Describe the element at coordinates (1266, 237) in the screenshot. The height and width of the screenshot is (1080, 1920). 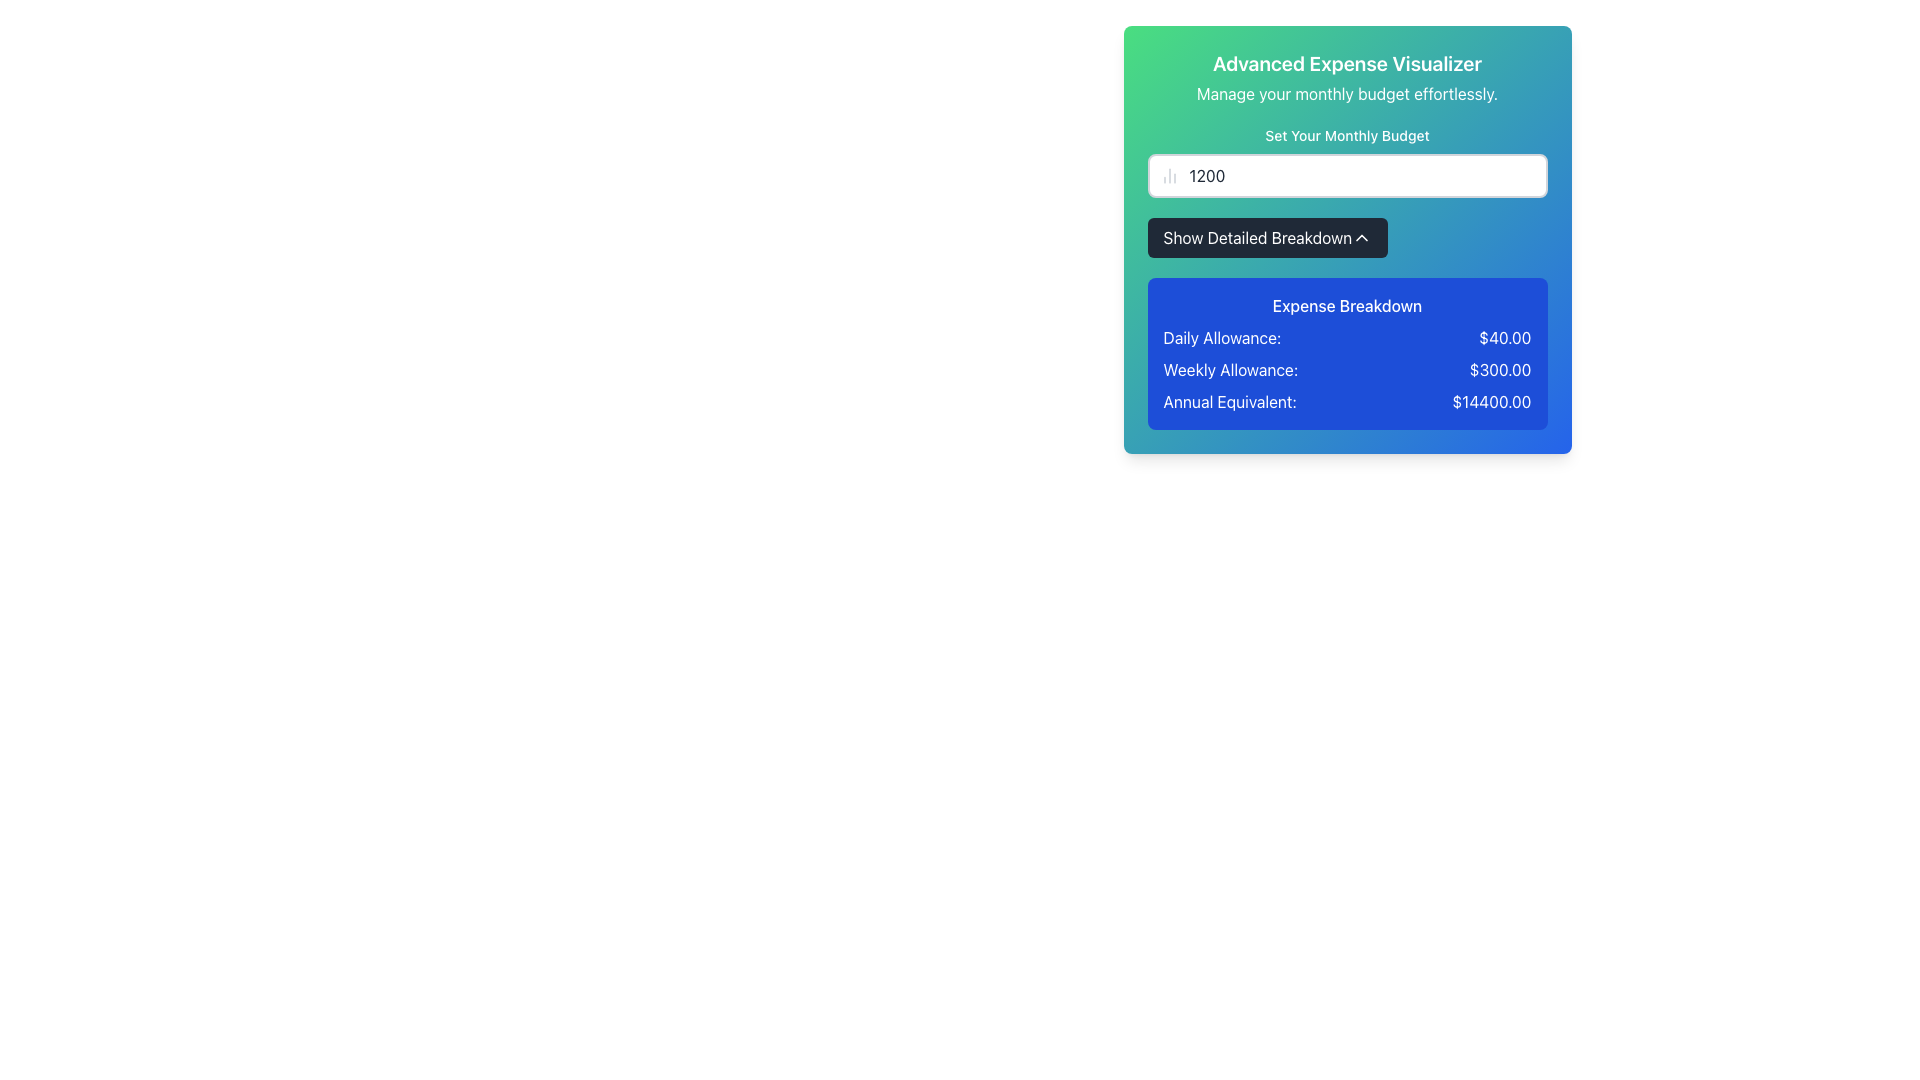
I see `the button labeled 'Show Detailed Breakdown' with a dark gray background and white text` at that location.